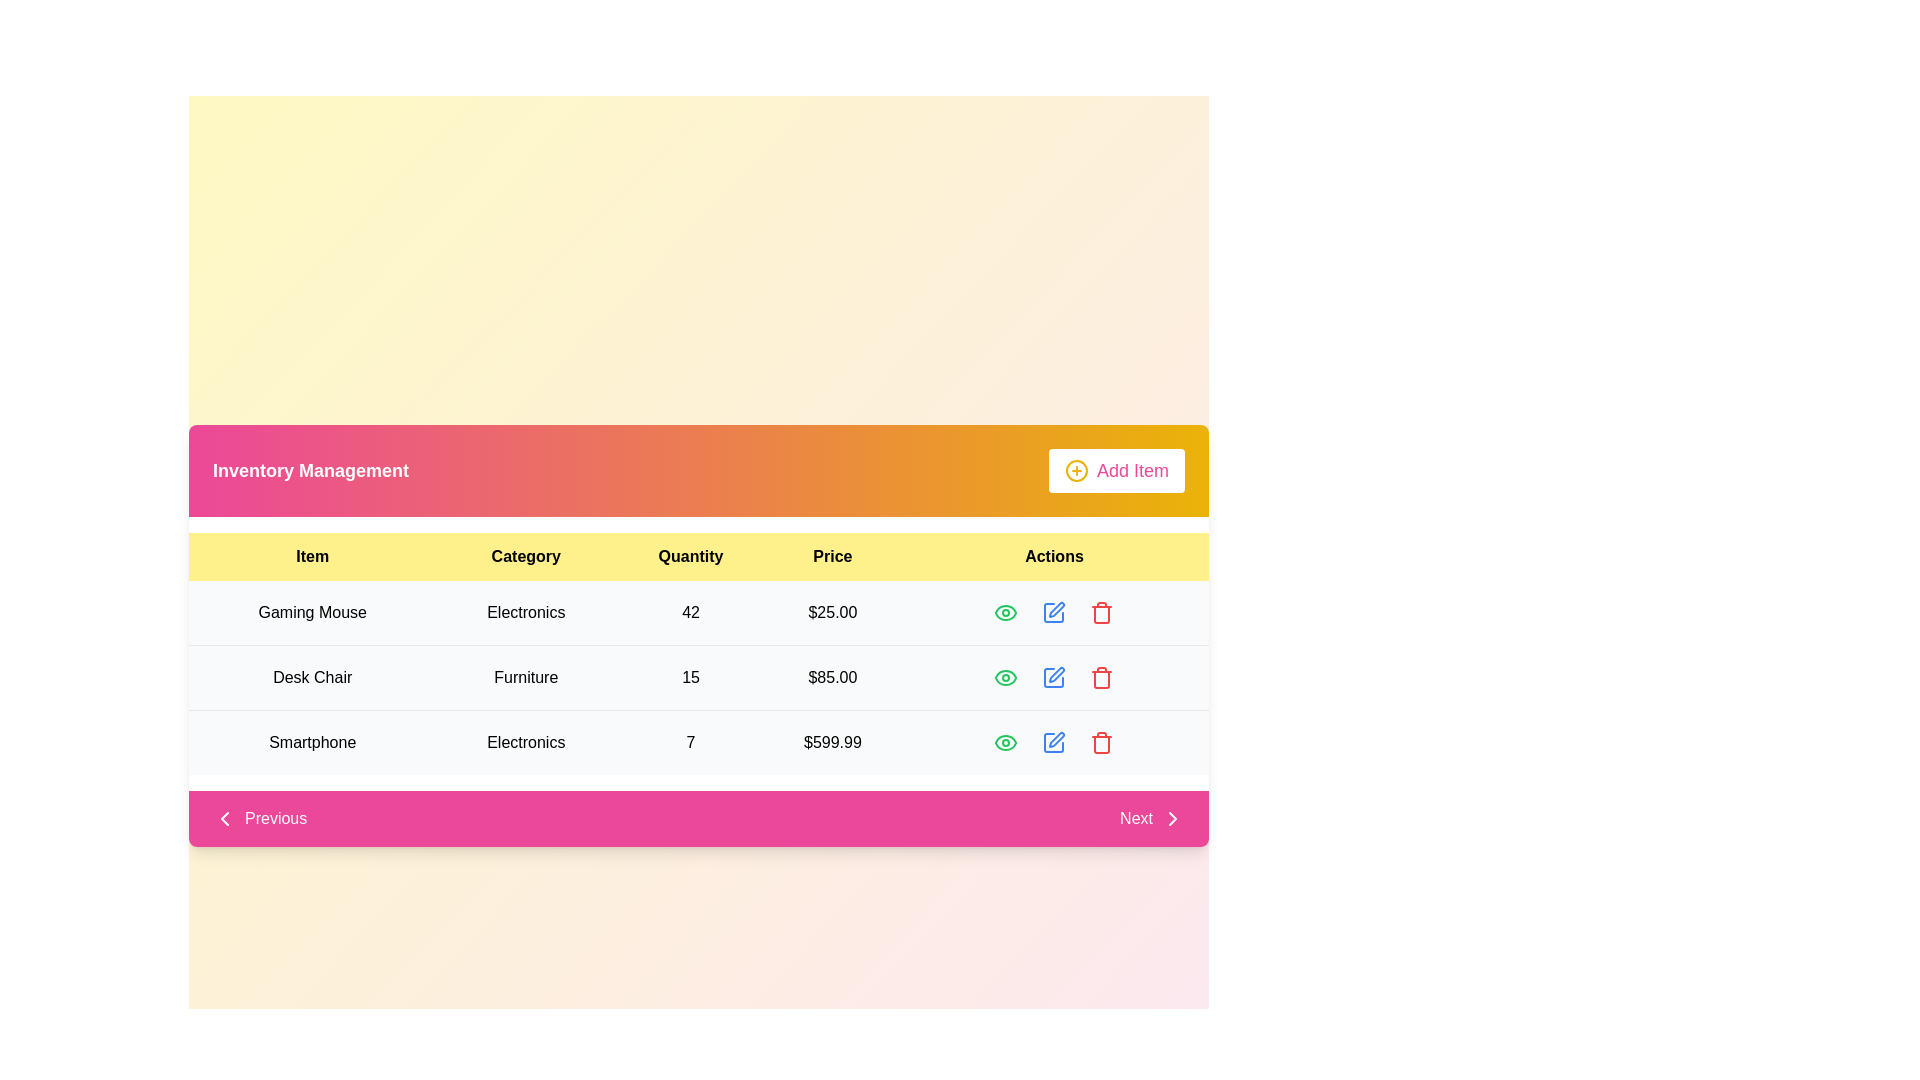 The width and height of the screenshot is (1920, 1080). What do you see at coordinates (1116, 470) in the screenshot?
I see `the 'Add Item' button located at the top-right corner of the inventory management interface` at bounding box center [1116, 470].